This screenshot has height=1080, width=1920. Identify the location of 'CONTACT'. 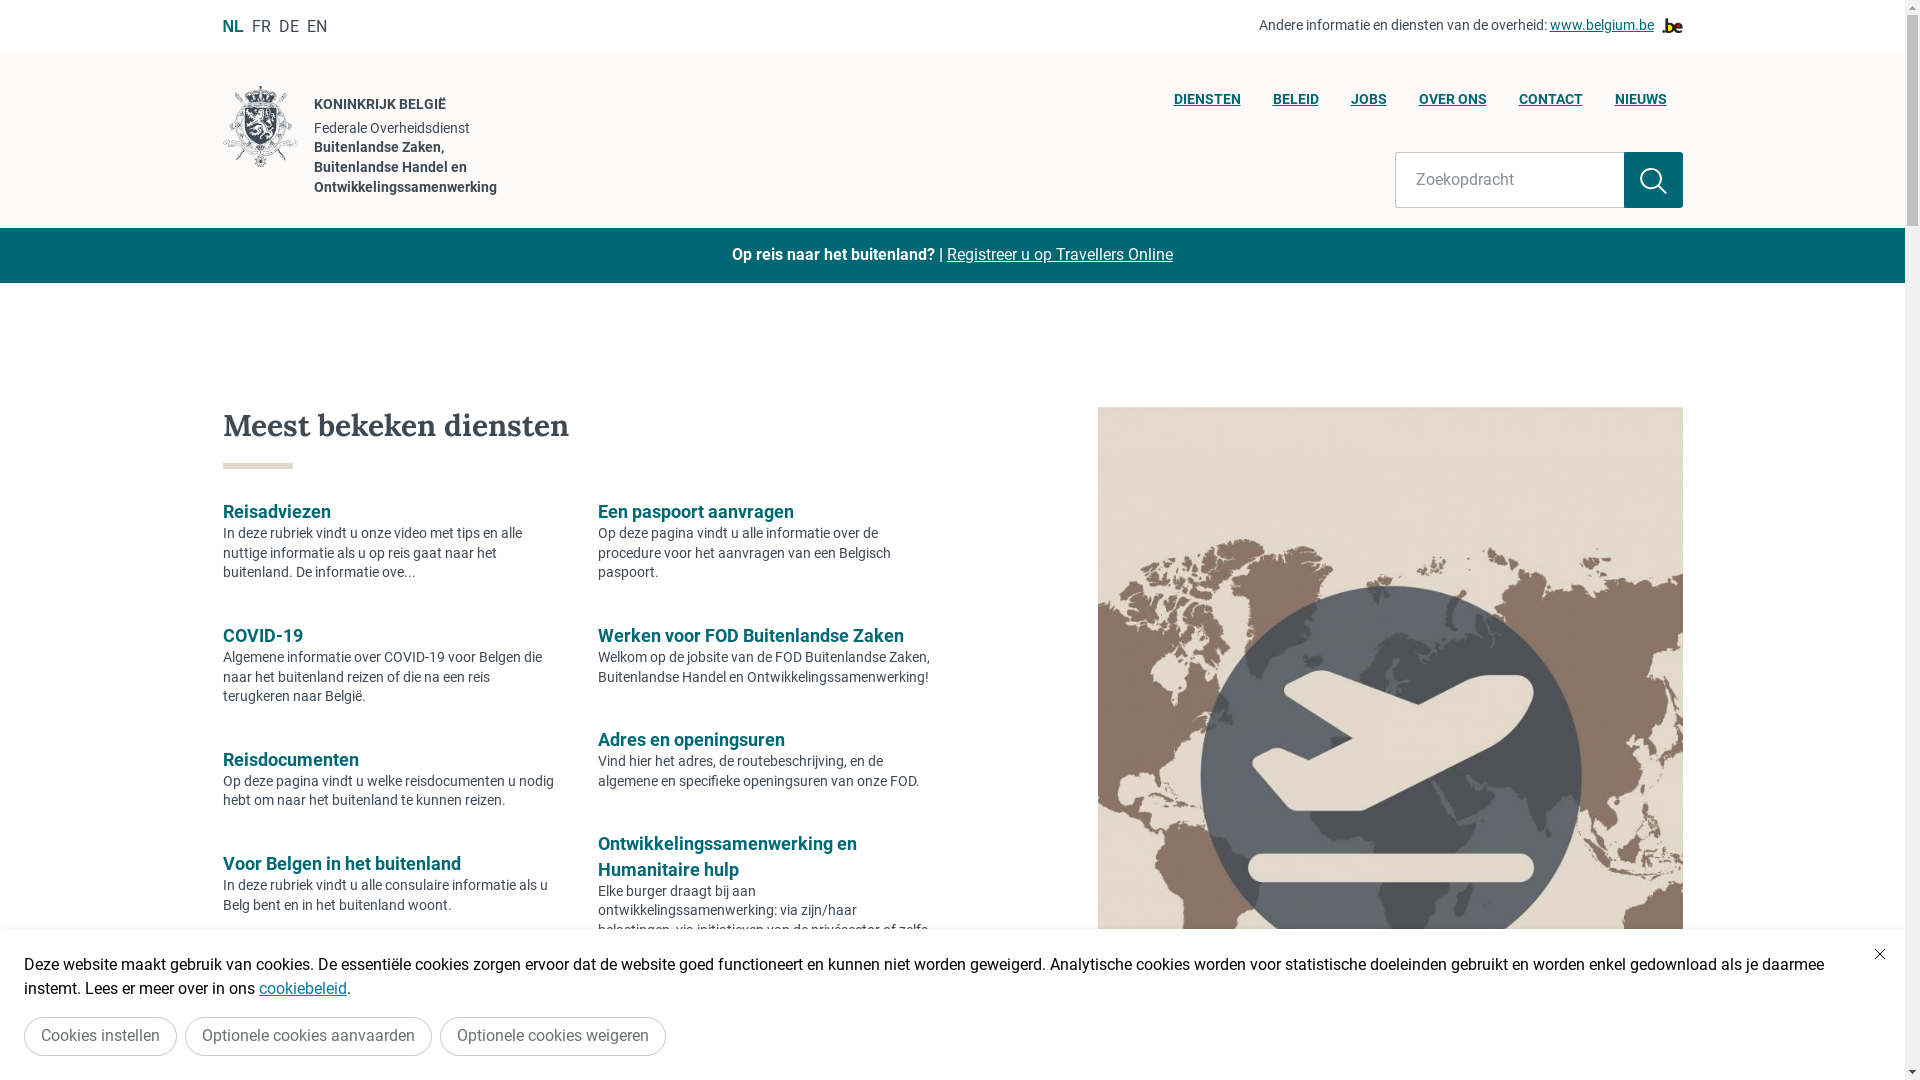
(1549, 104).